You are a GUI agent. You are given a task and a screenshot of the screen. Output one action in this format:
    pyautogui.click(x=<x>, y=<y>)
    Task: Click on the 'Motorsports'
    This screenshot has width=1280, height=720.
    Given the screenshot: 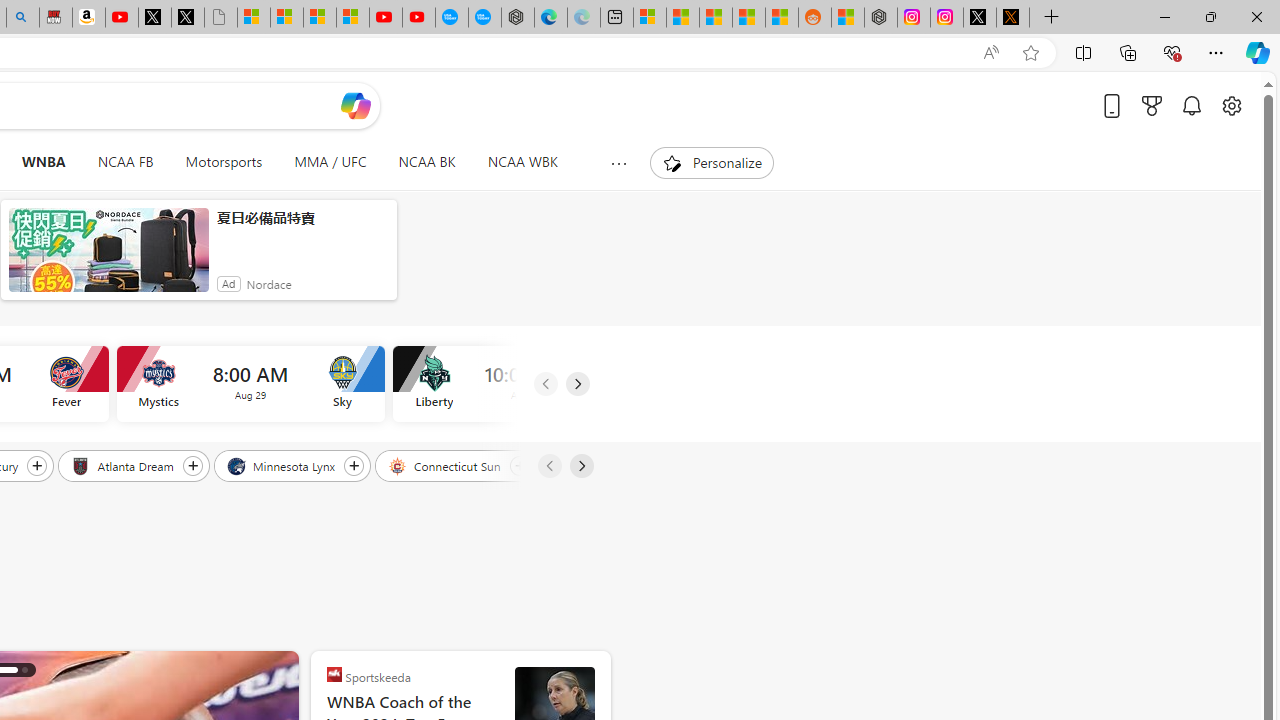 What is the action you would take?
    pyautogui.click(x=224, y=162)
    